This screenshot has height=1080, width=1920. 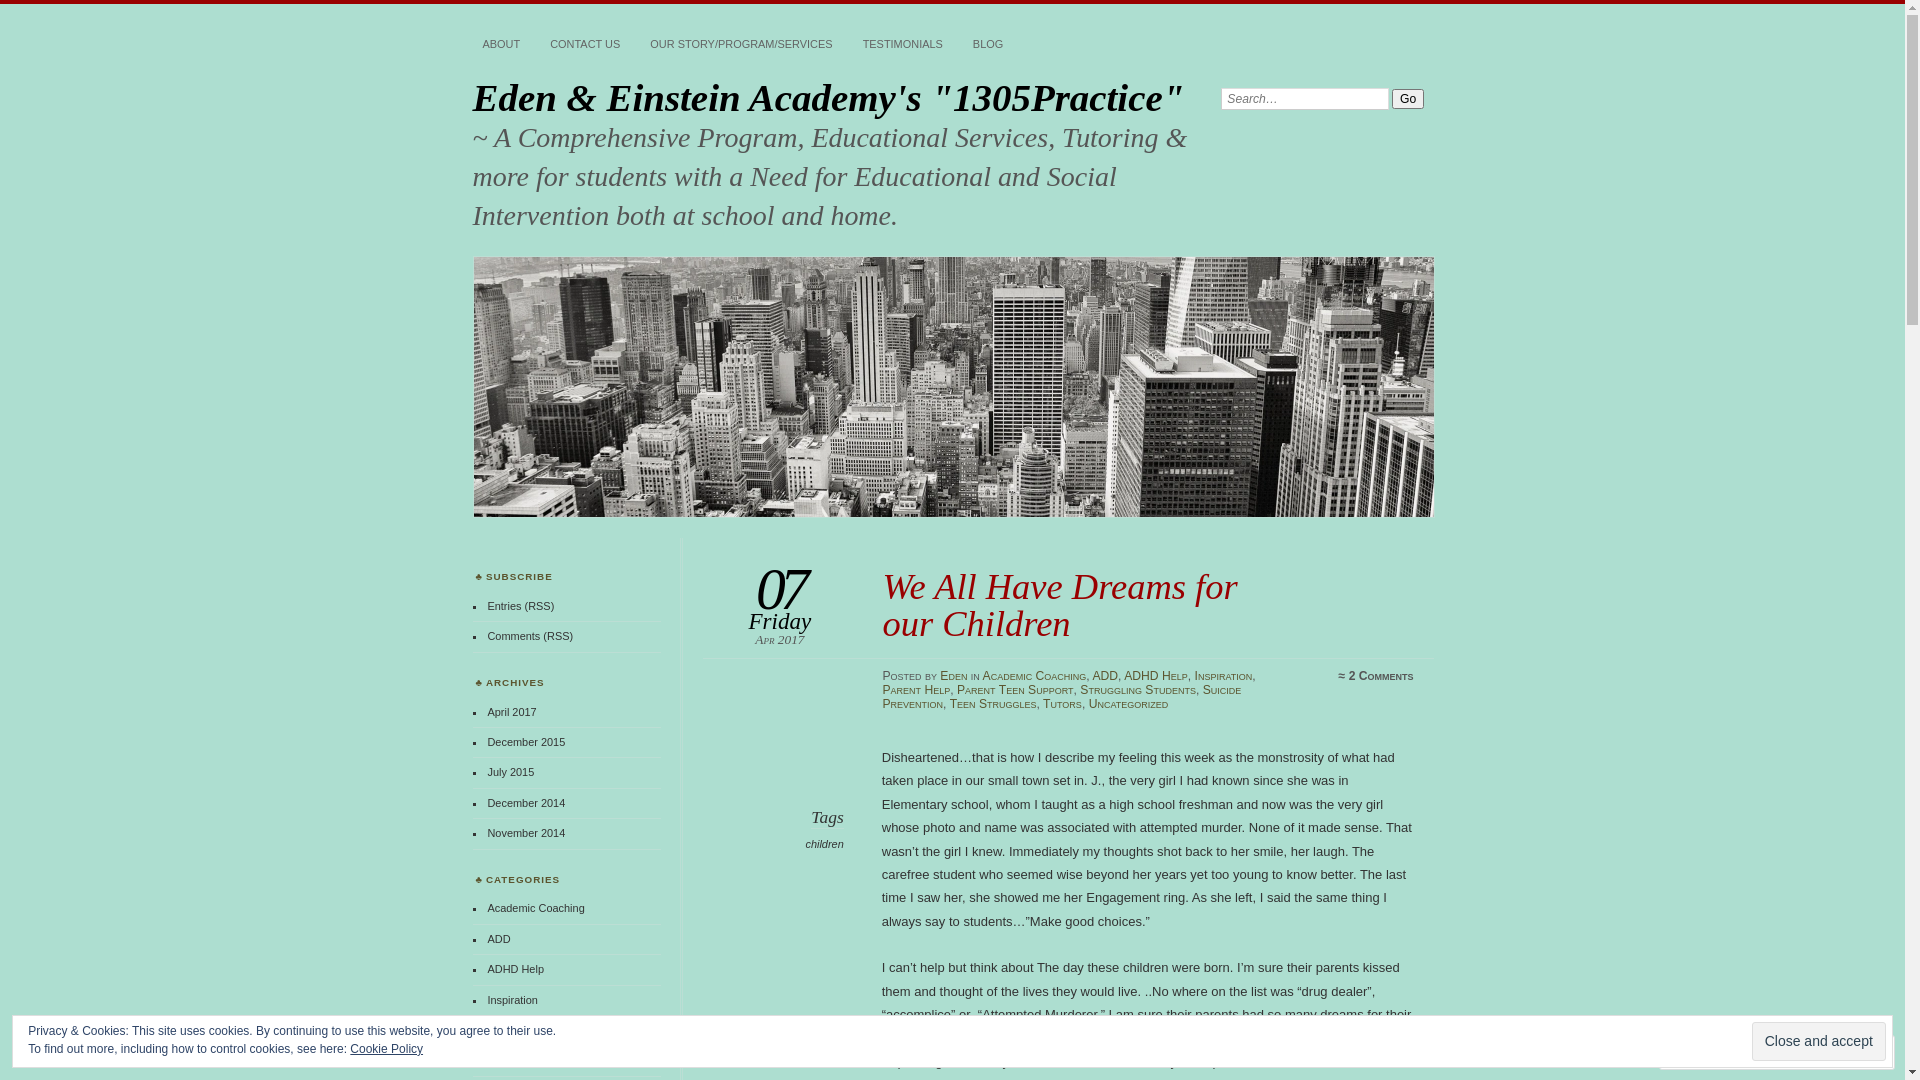 I want to click on 'Parent Help', so click(x=915, y=689).